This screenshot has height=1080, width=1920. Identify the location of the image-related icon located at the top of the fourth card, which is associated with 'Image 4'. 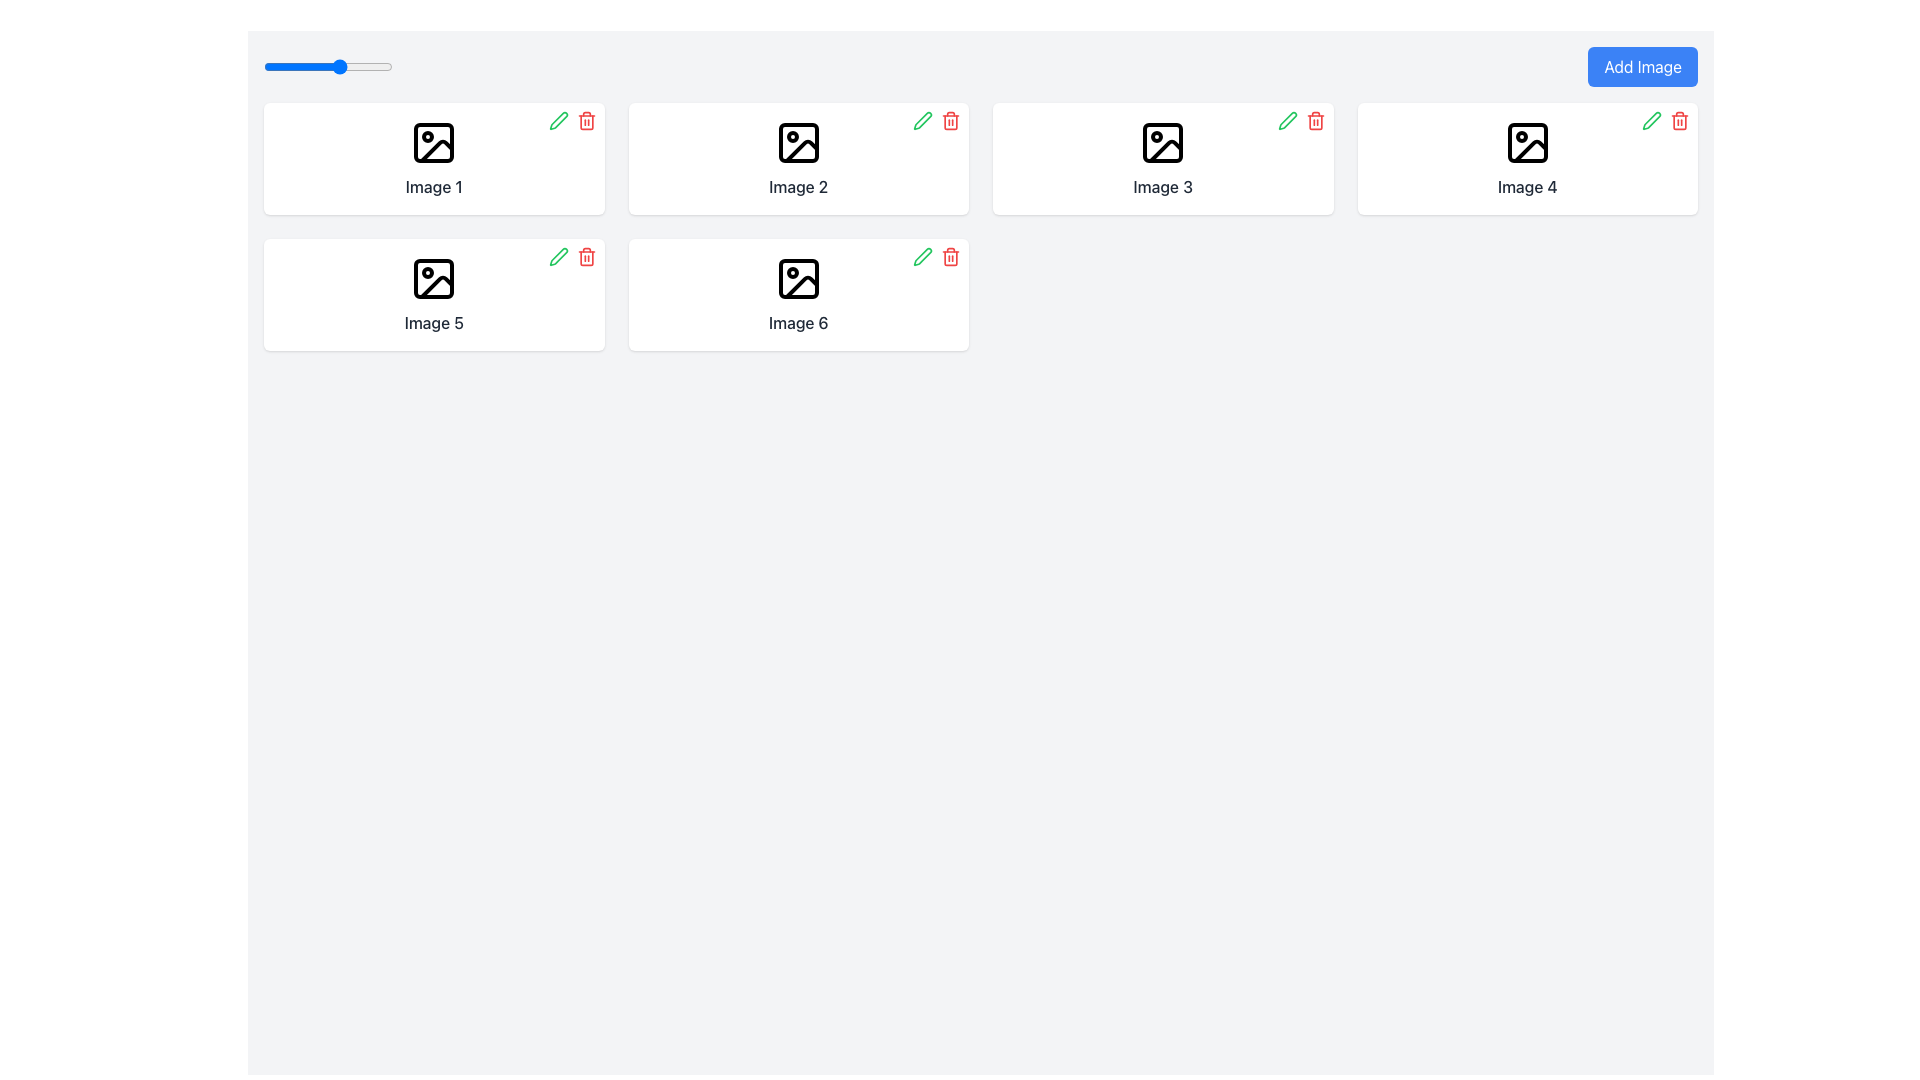
(1526, 141).